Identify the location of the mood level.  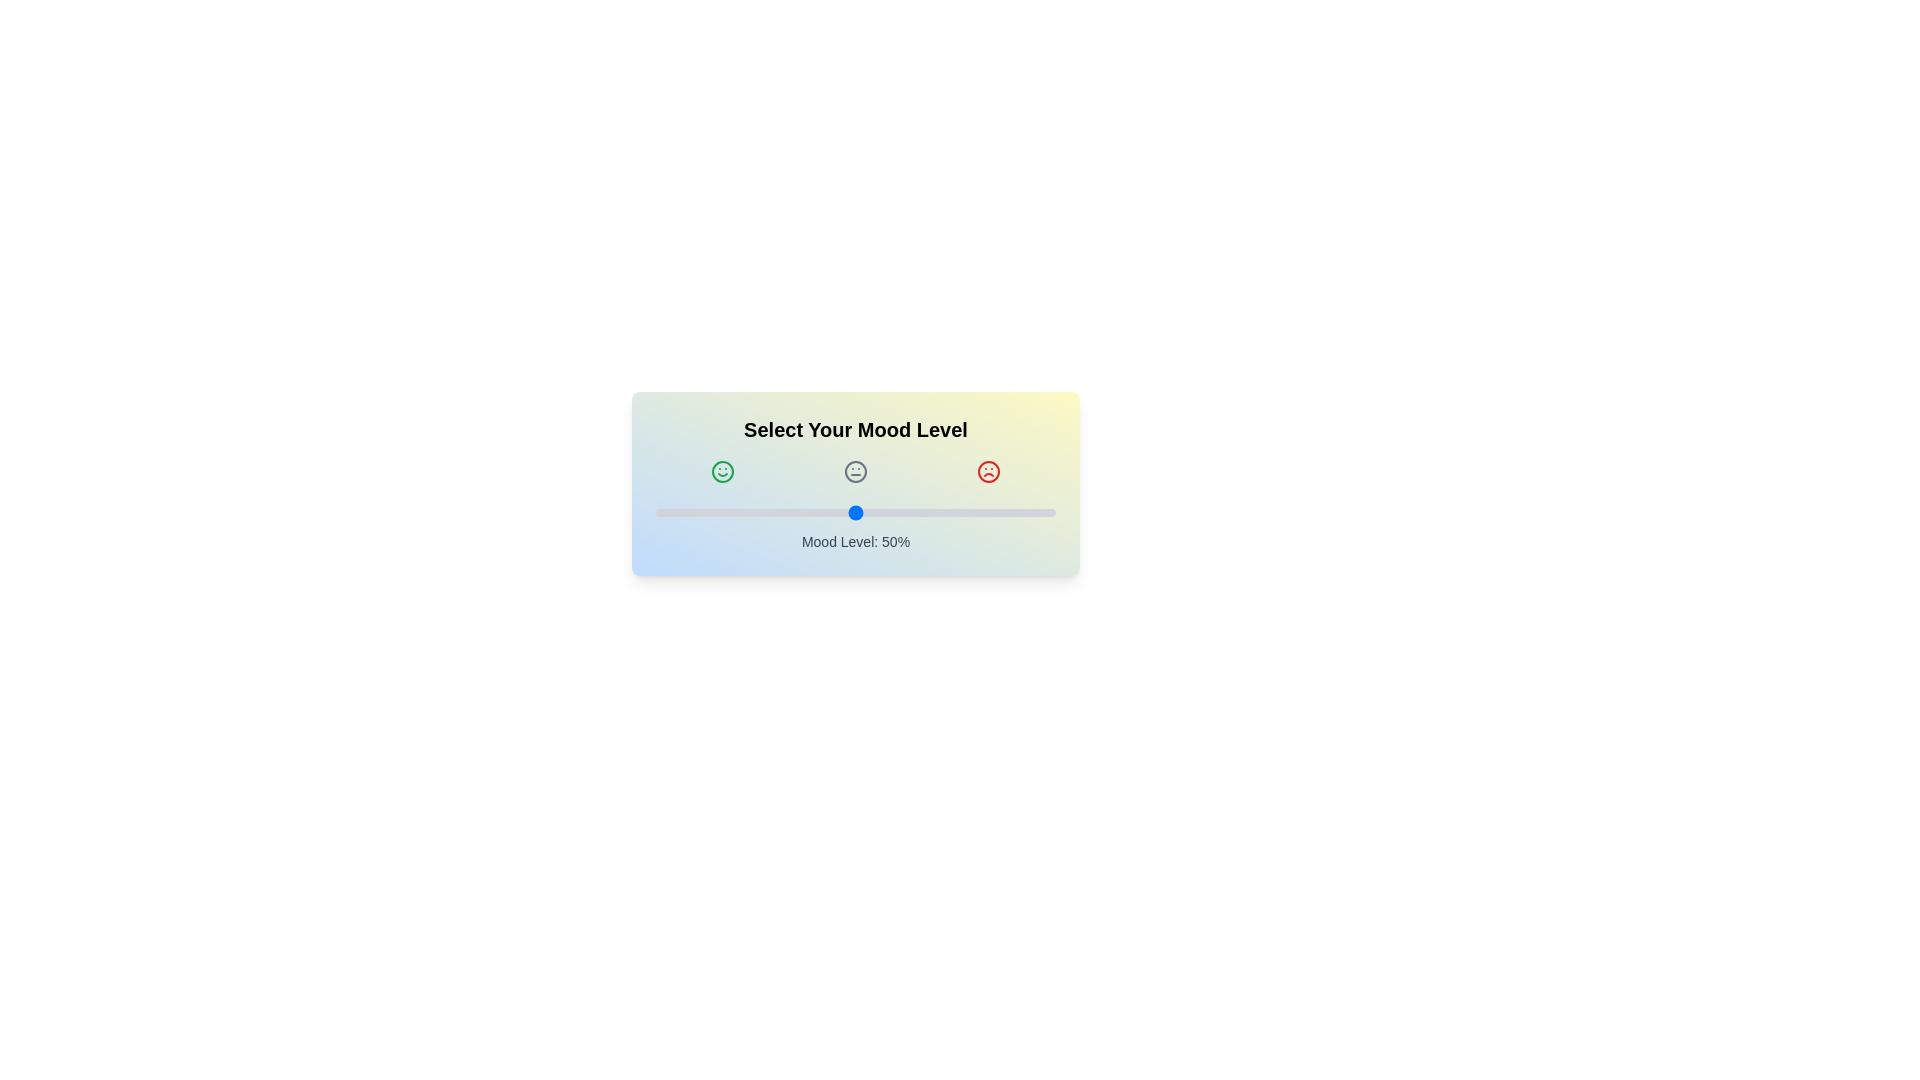
(730, 512).